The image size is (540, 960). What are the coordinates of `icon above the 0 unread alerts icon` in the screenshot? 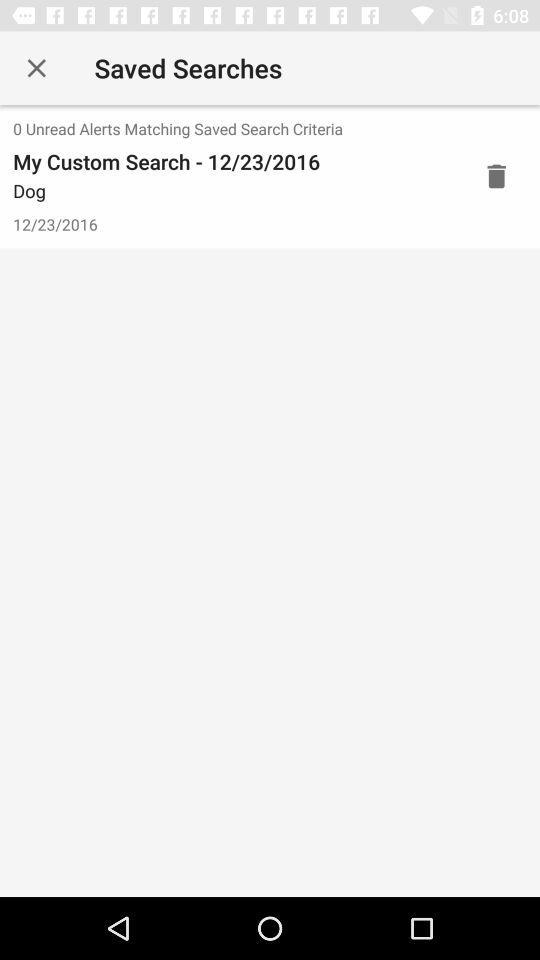 It's located at (36, 68).